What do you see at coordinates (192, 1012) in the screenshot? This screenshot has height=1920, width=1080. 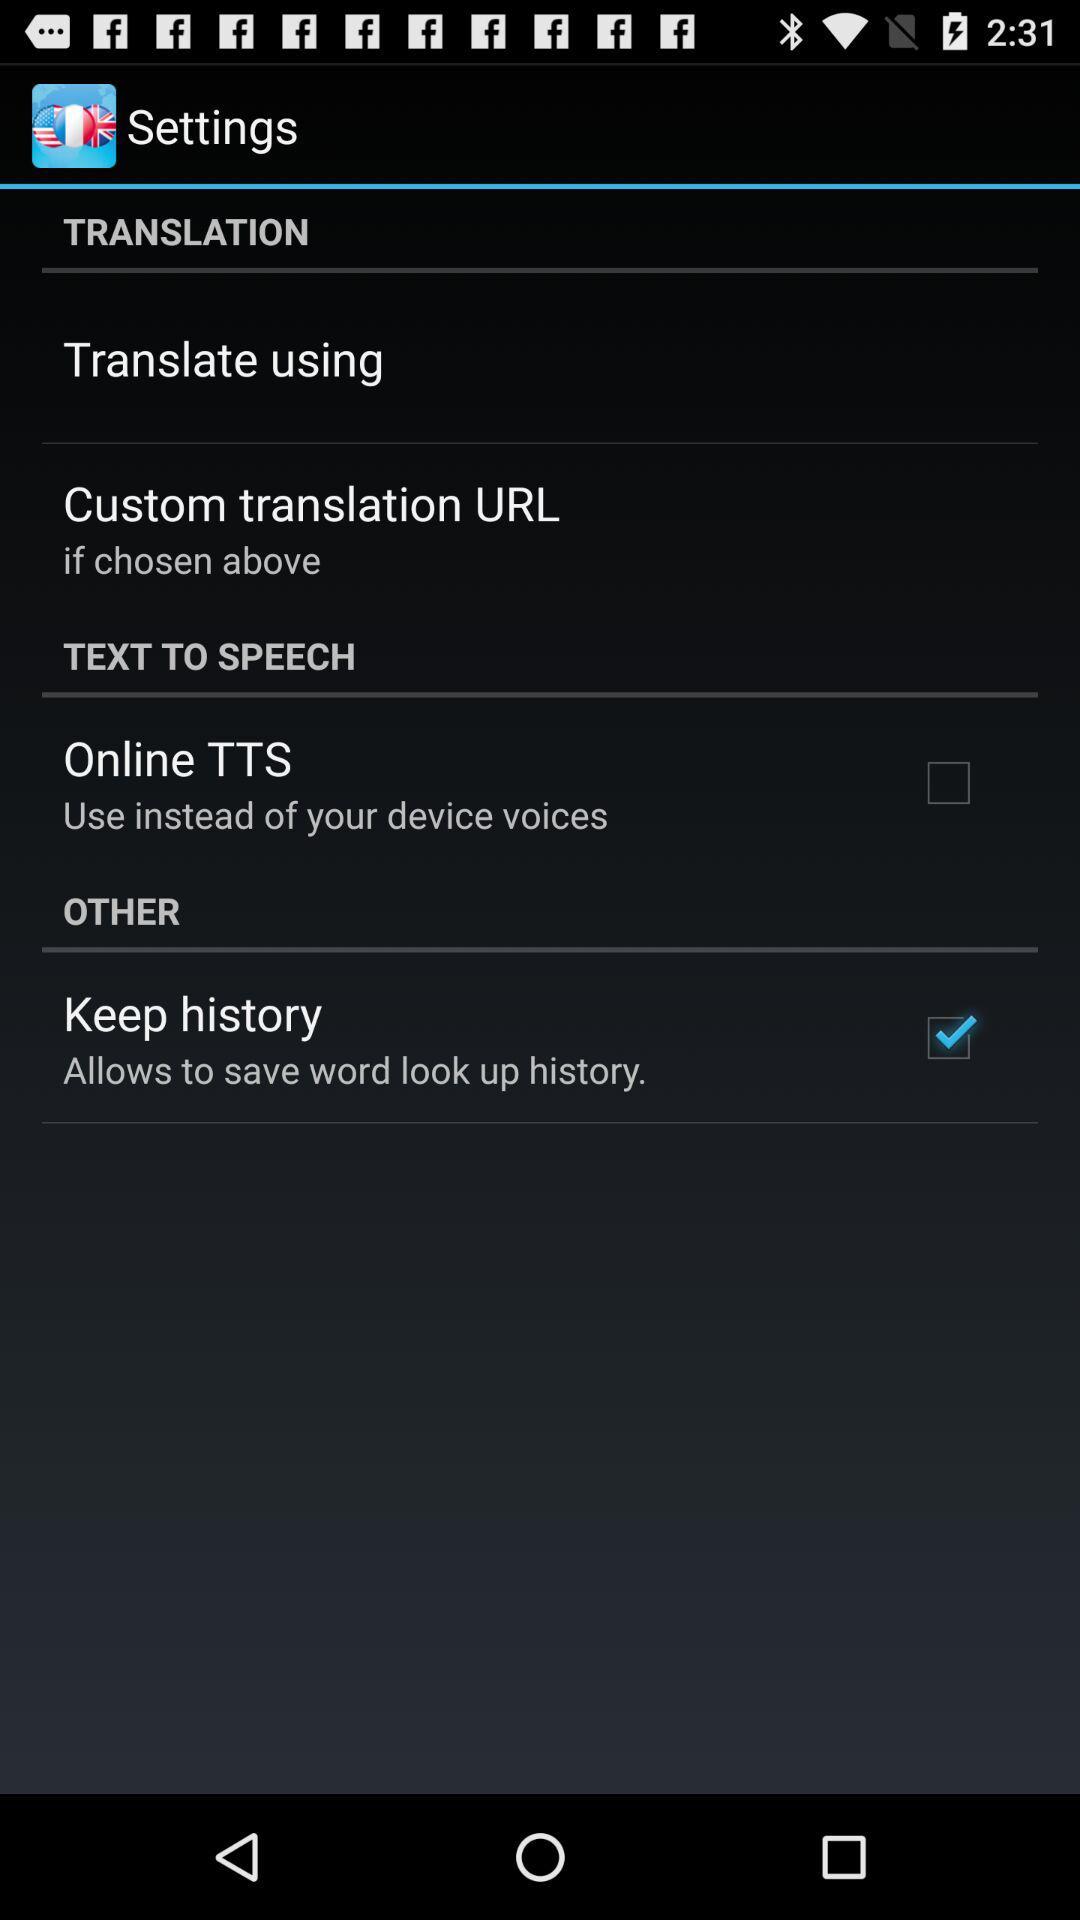 I see `keep history app` at bounding box center [192, 1012].